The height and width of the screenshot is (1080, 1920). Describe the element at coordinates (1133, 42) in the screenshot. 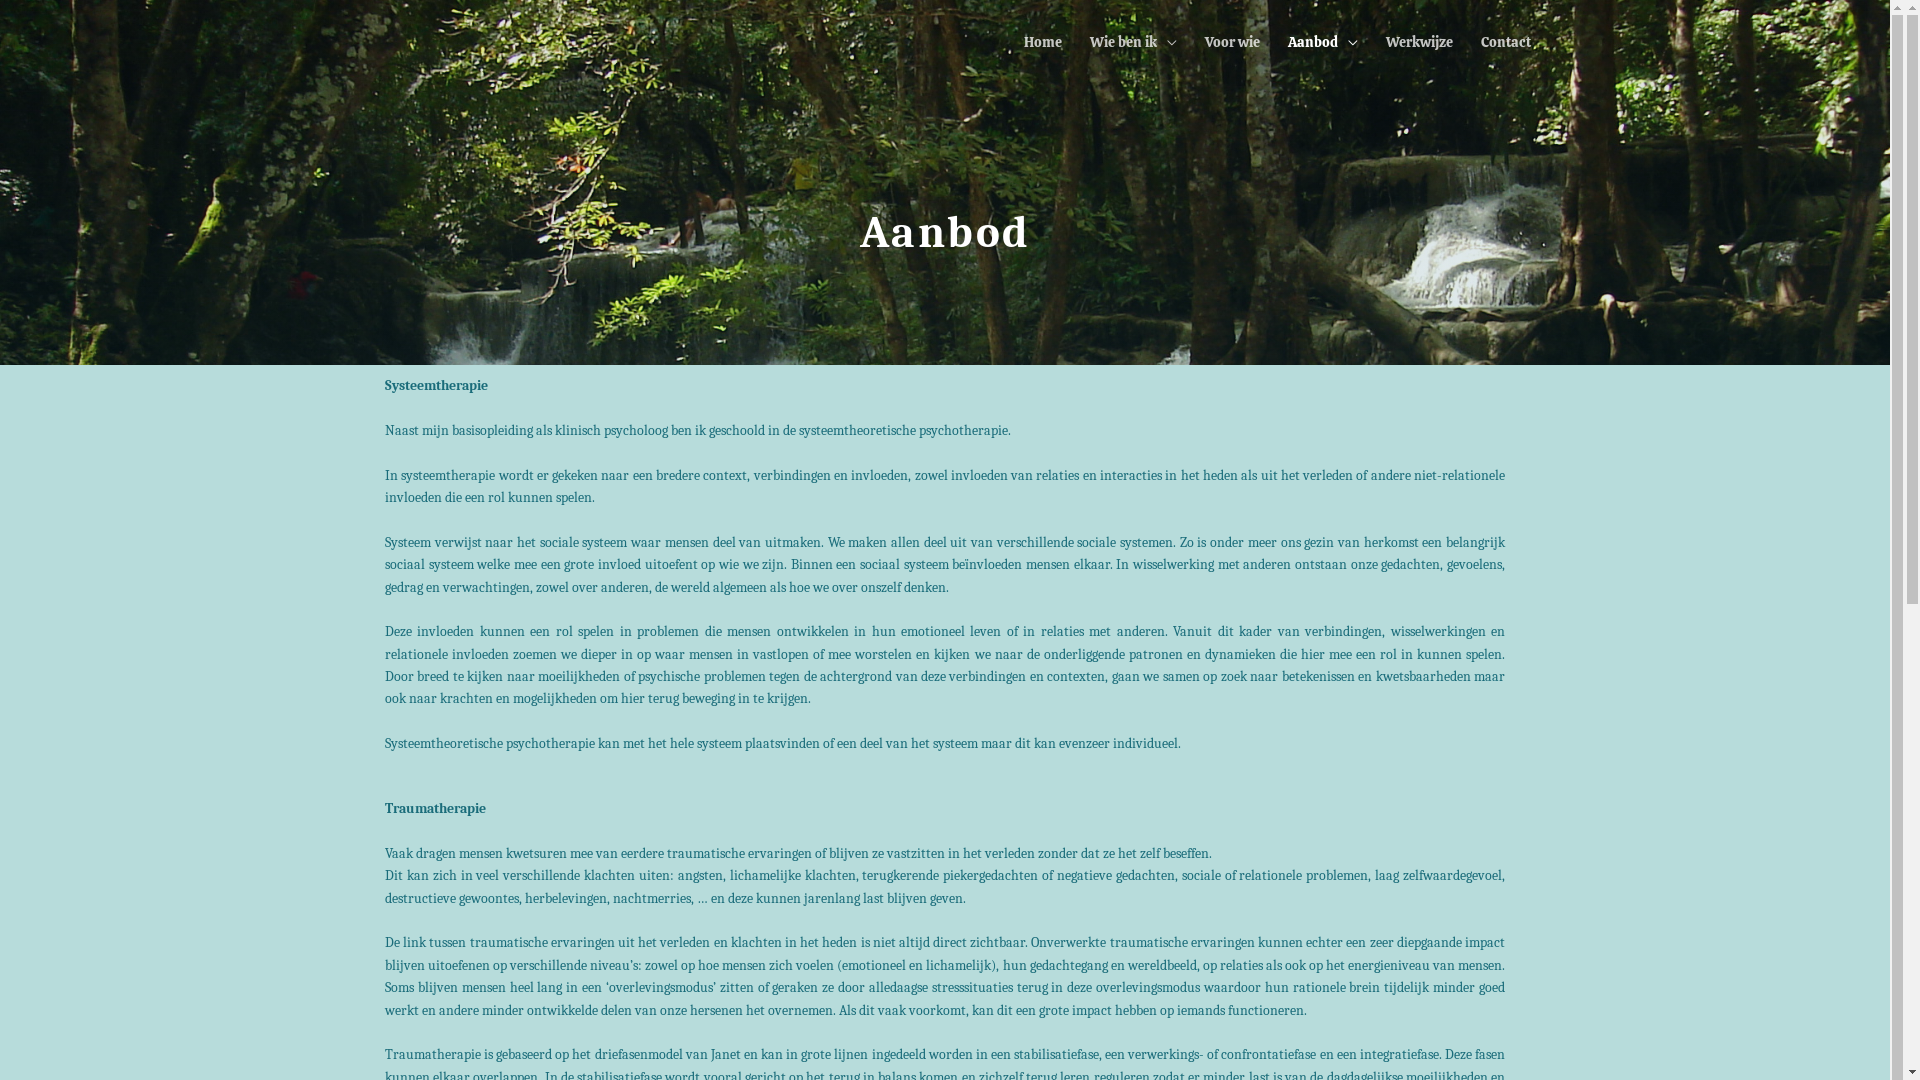

I see `'Wie ben ik'` at that location.